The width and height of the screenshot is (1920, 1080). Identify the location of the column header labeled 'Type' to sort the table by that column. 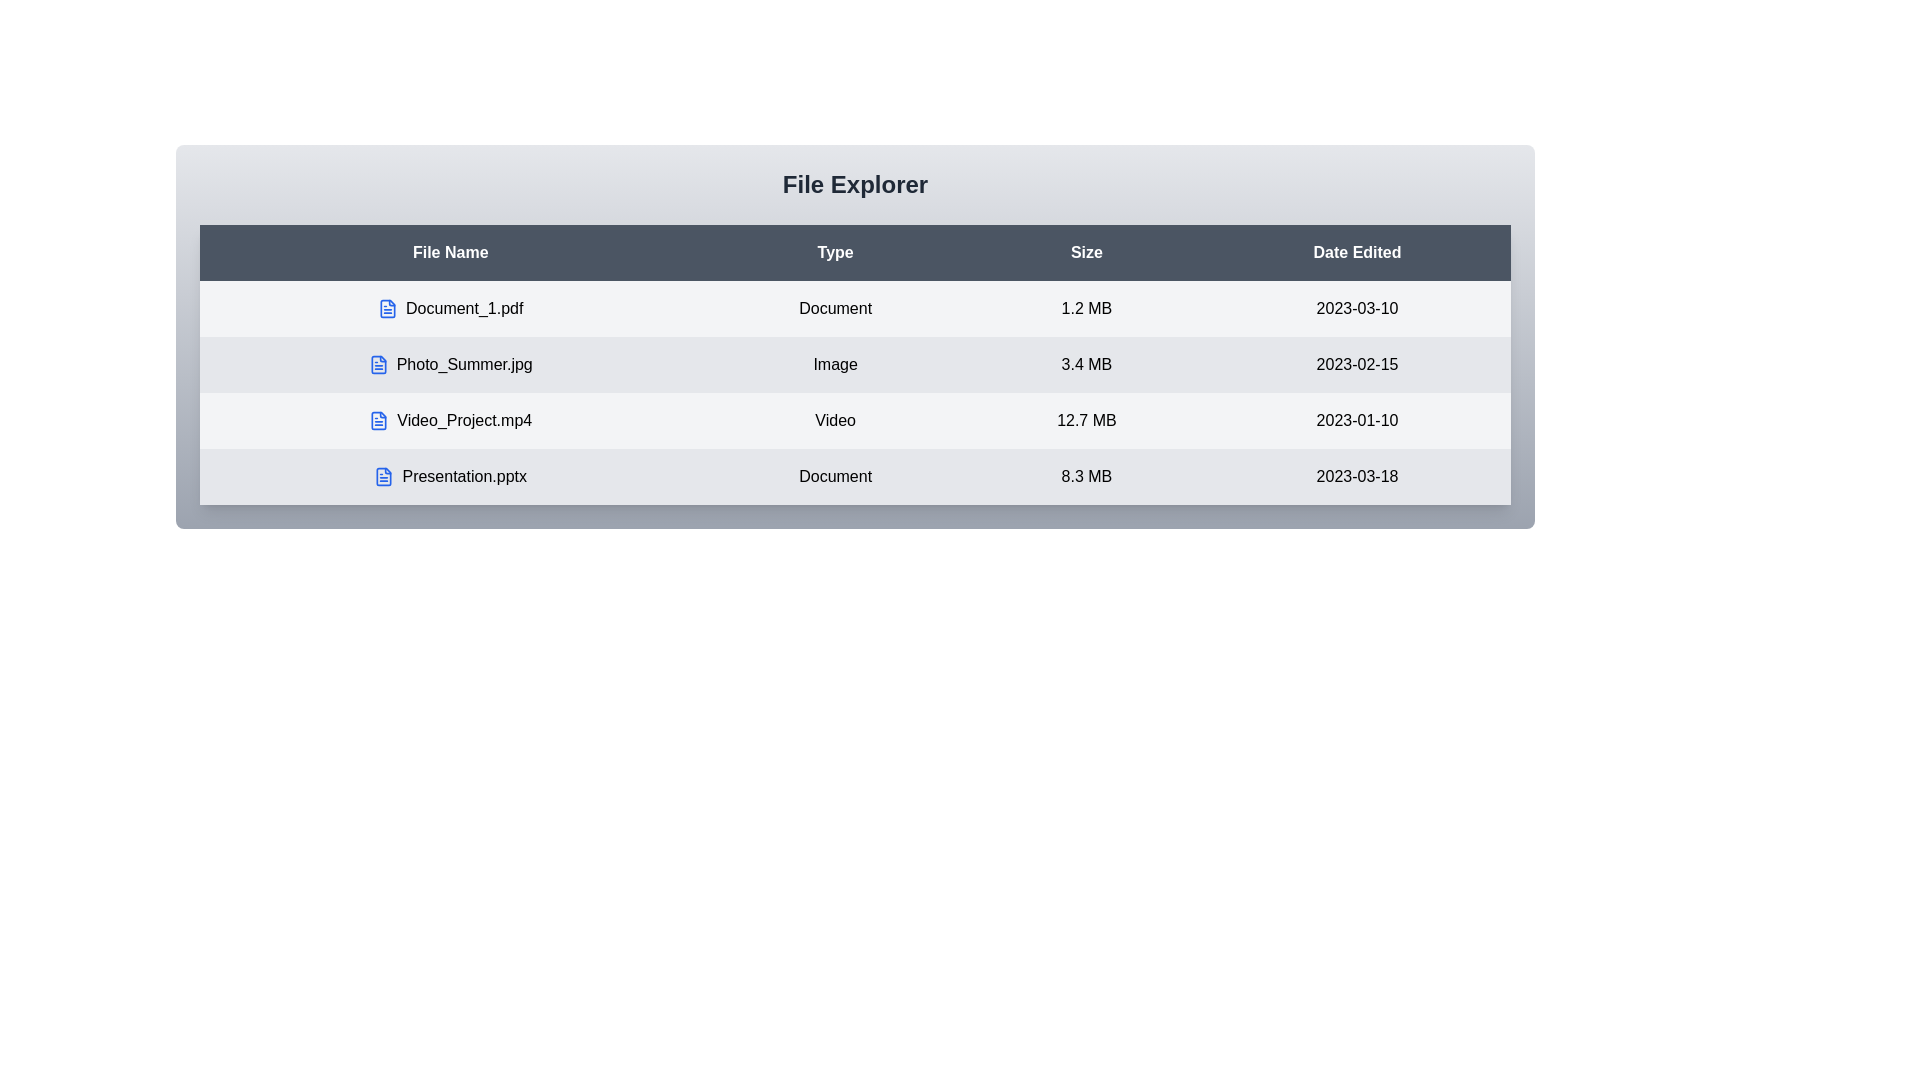
(835, 252).